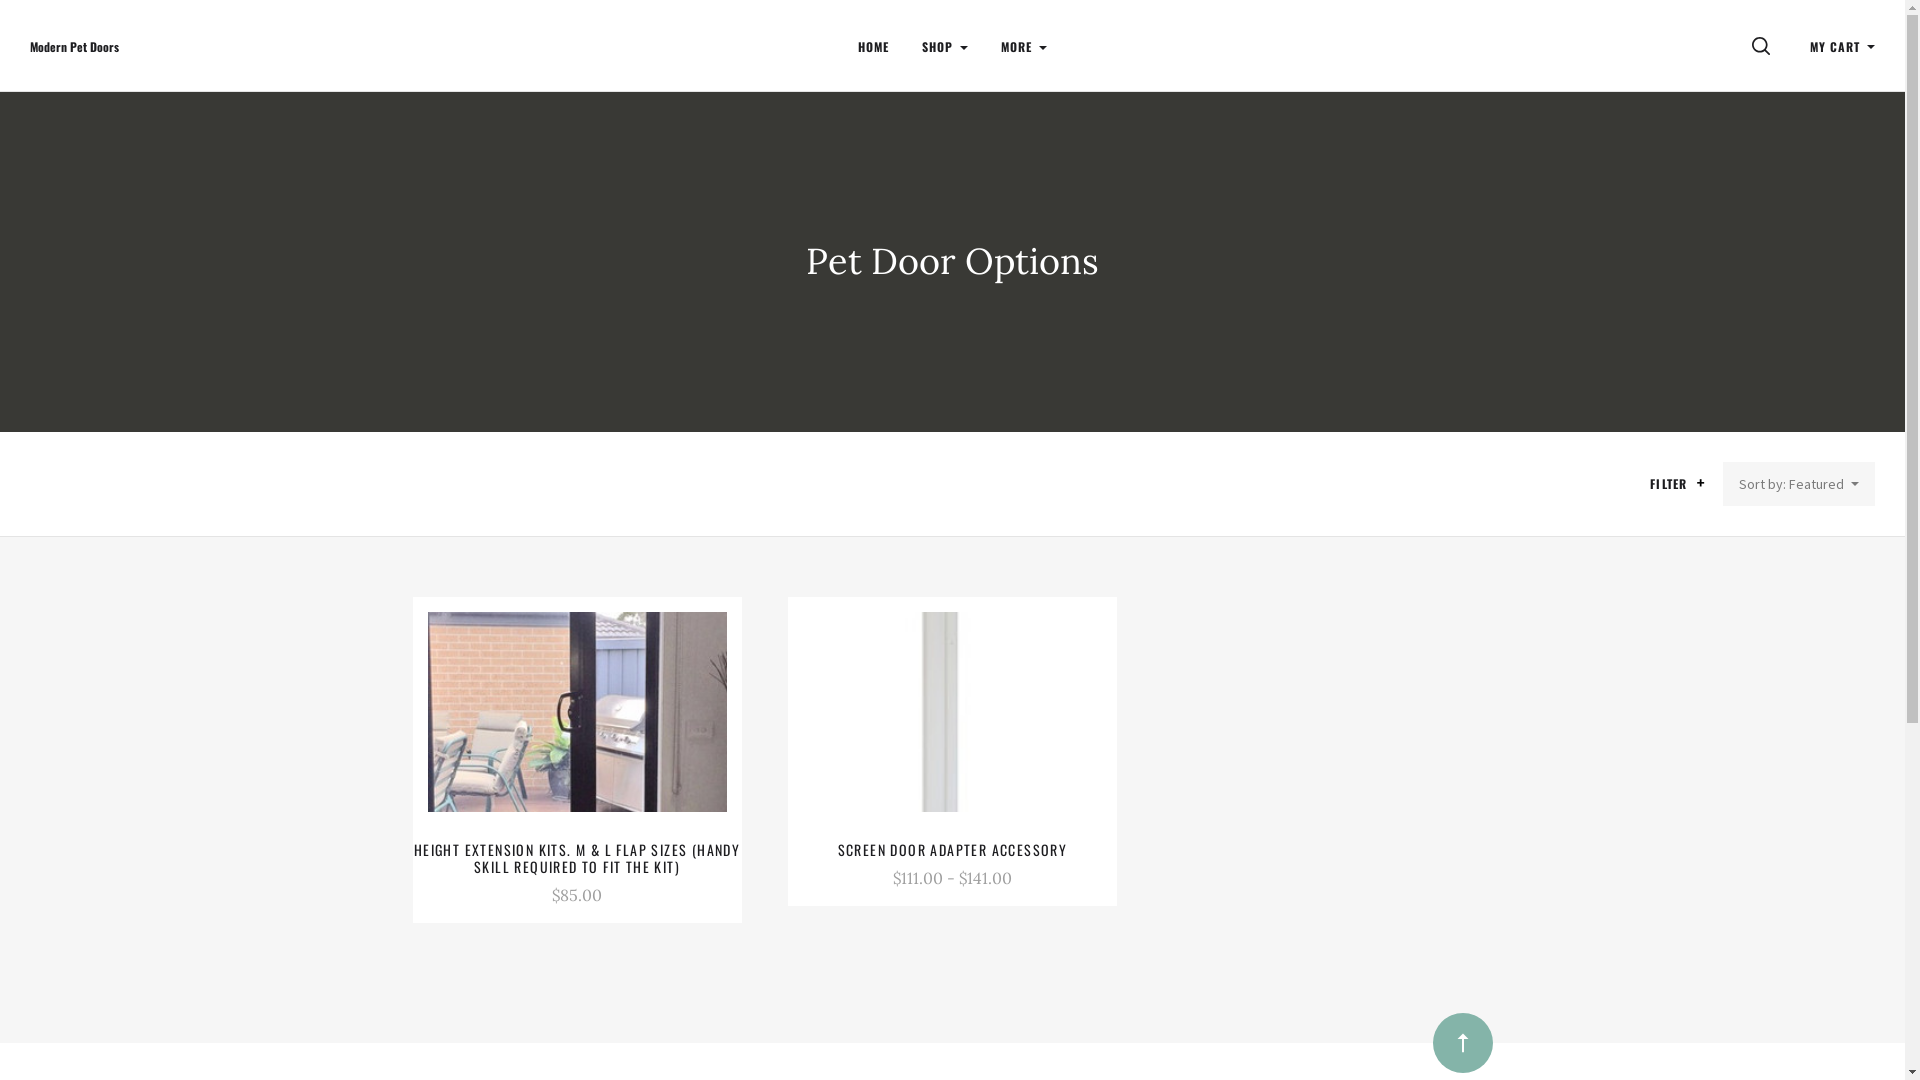  I want to click on 'HOME', so click(873, 45).